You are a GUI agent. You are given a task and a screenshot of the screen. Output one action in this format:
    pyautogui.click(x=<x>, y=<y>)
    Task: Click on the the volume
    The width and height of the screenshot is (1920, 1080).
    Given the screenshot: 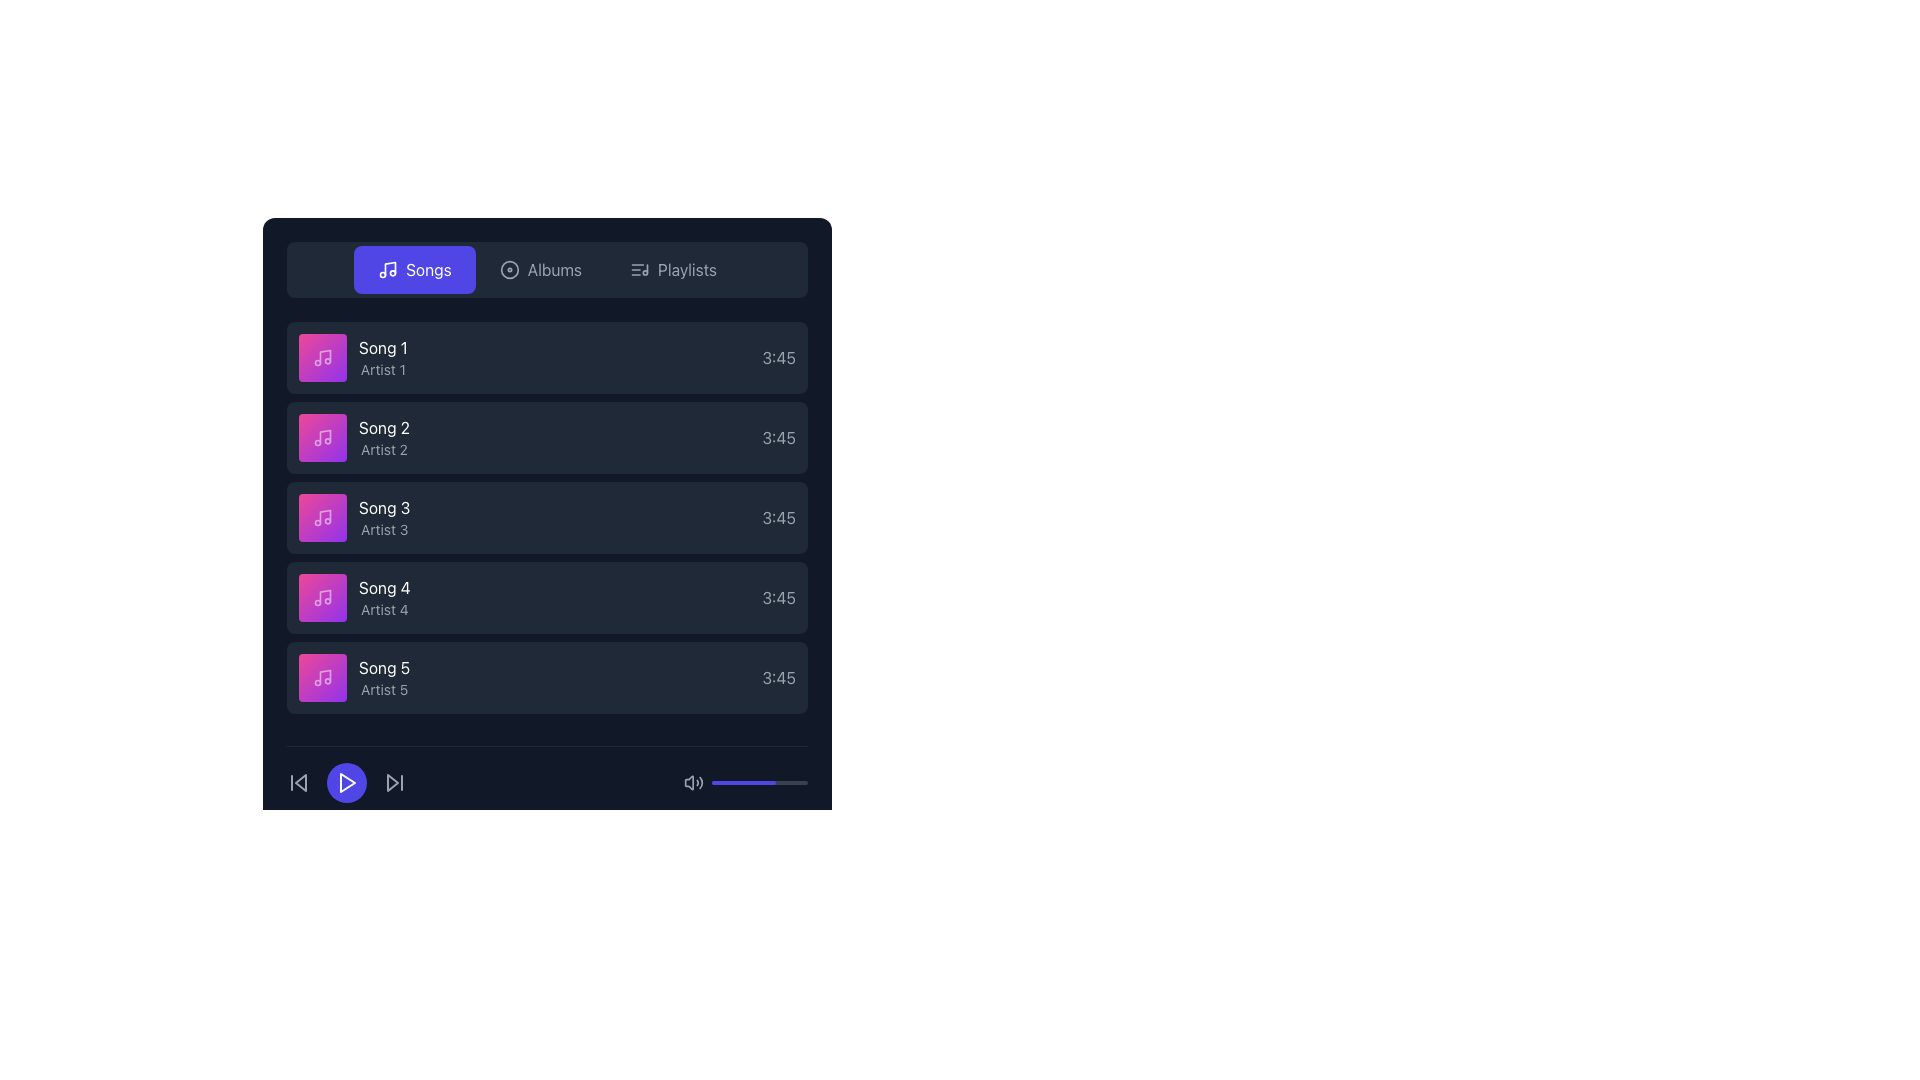 What is the action you would take?
    pyautogui.click(x=781, y=782)
    